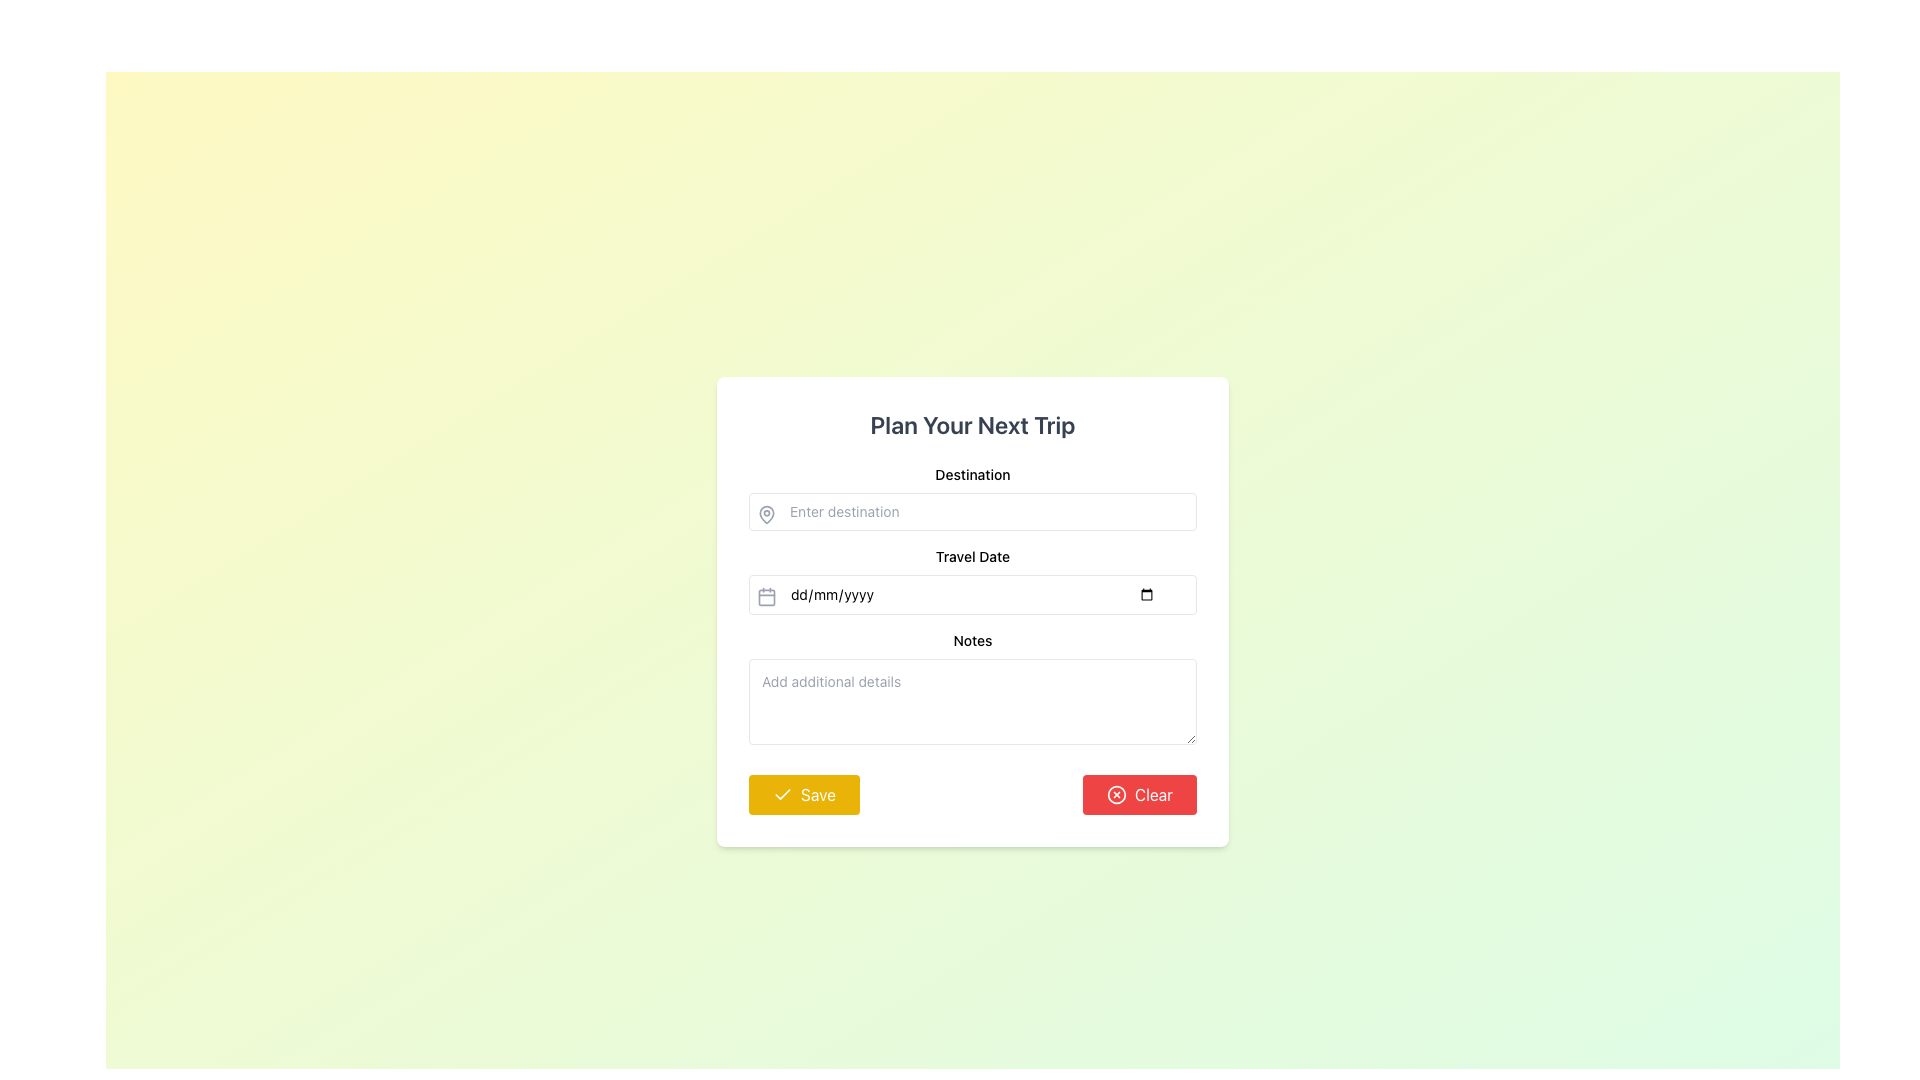 The height and width of the screenshot is (1080, 1920). What do you see at coordinates (766, 514) in the screenshot?
I see `the geographical location icon located to the left of the destination text input field in the 'Plan Your Next Trip' form` at bounding box center [766, 514].